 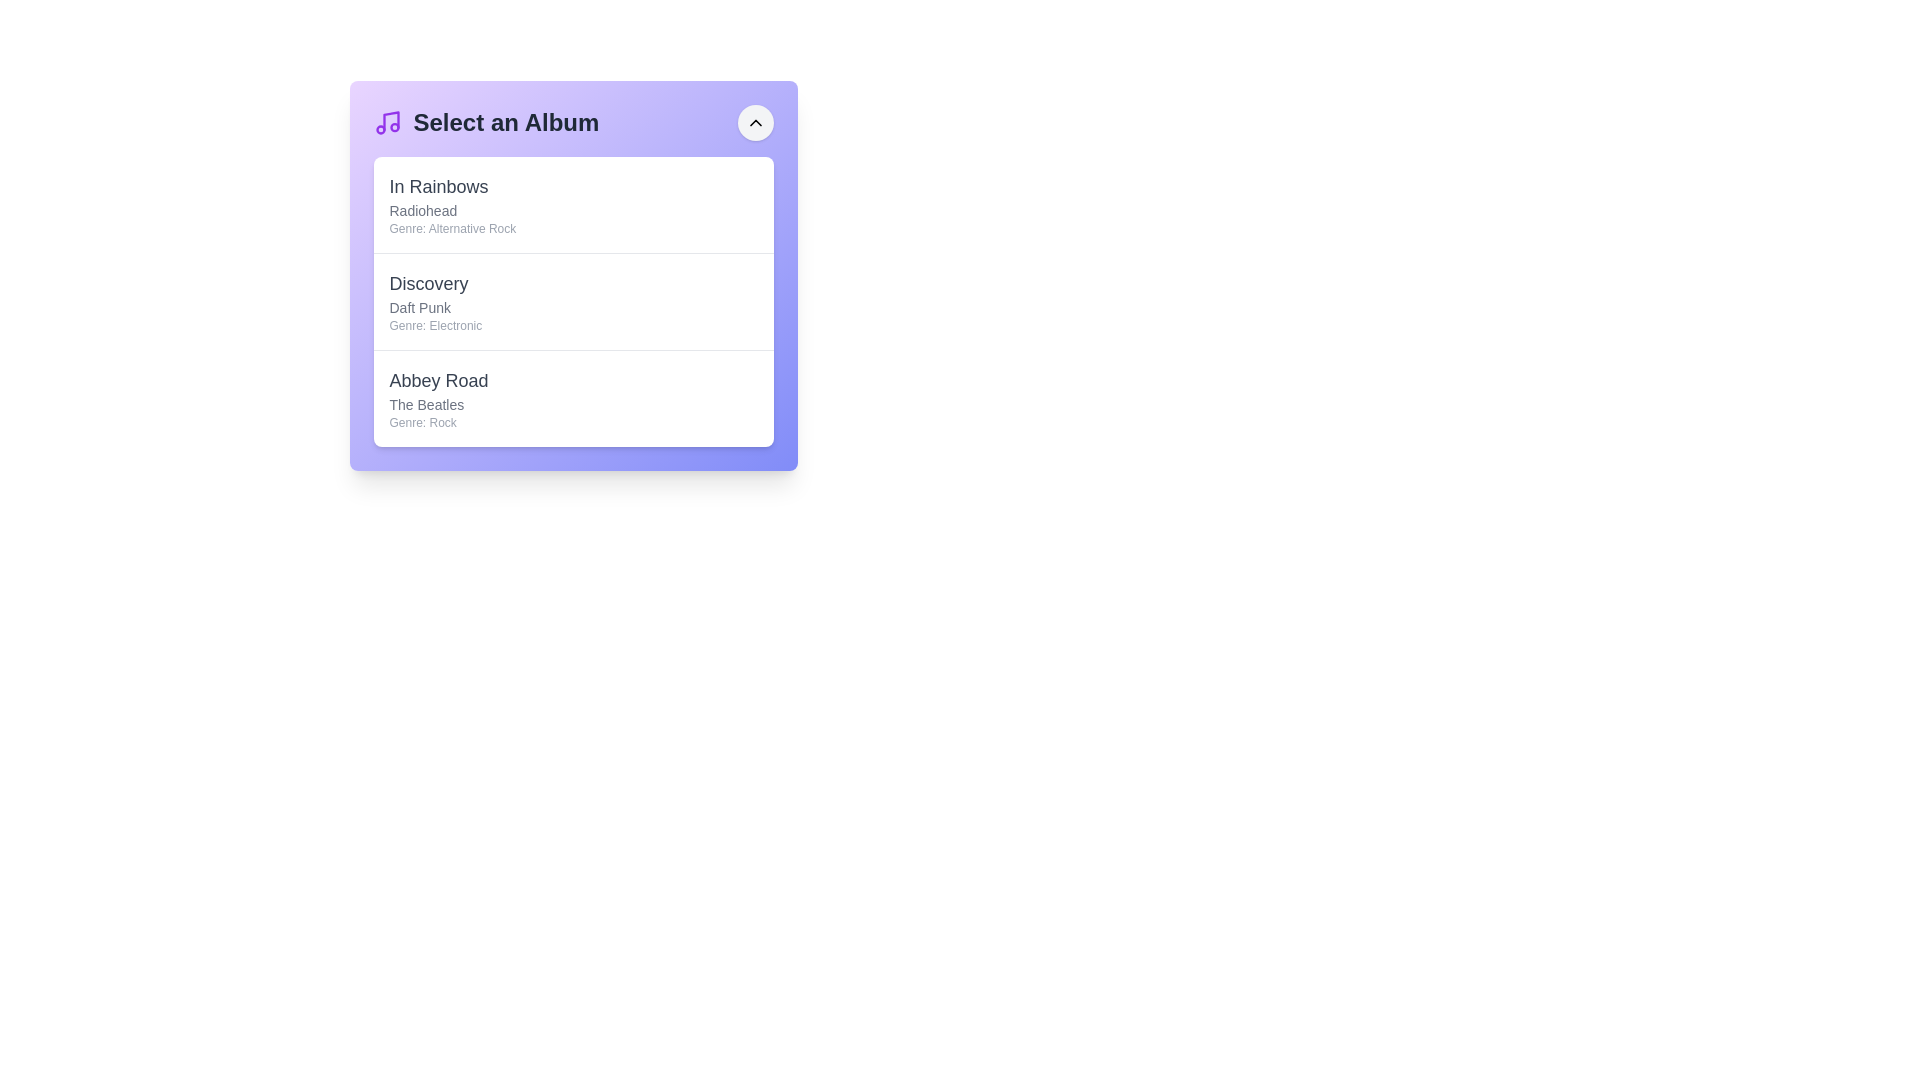 I want to click on the artist name label for the album 'Discovery', which is the middle item in a vertical arrangement of album details, so click(x=434, y=308).